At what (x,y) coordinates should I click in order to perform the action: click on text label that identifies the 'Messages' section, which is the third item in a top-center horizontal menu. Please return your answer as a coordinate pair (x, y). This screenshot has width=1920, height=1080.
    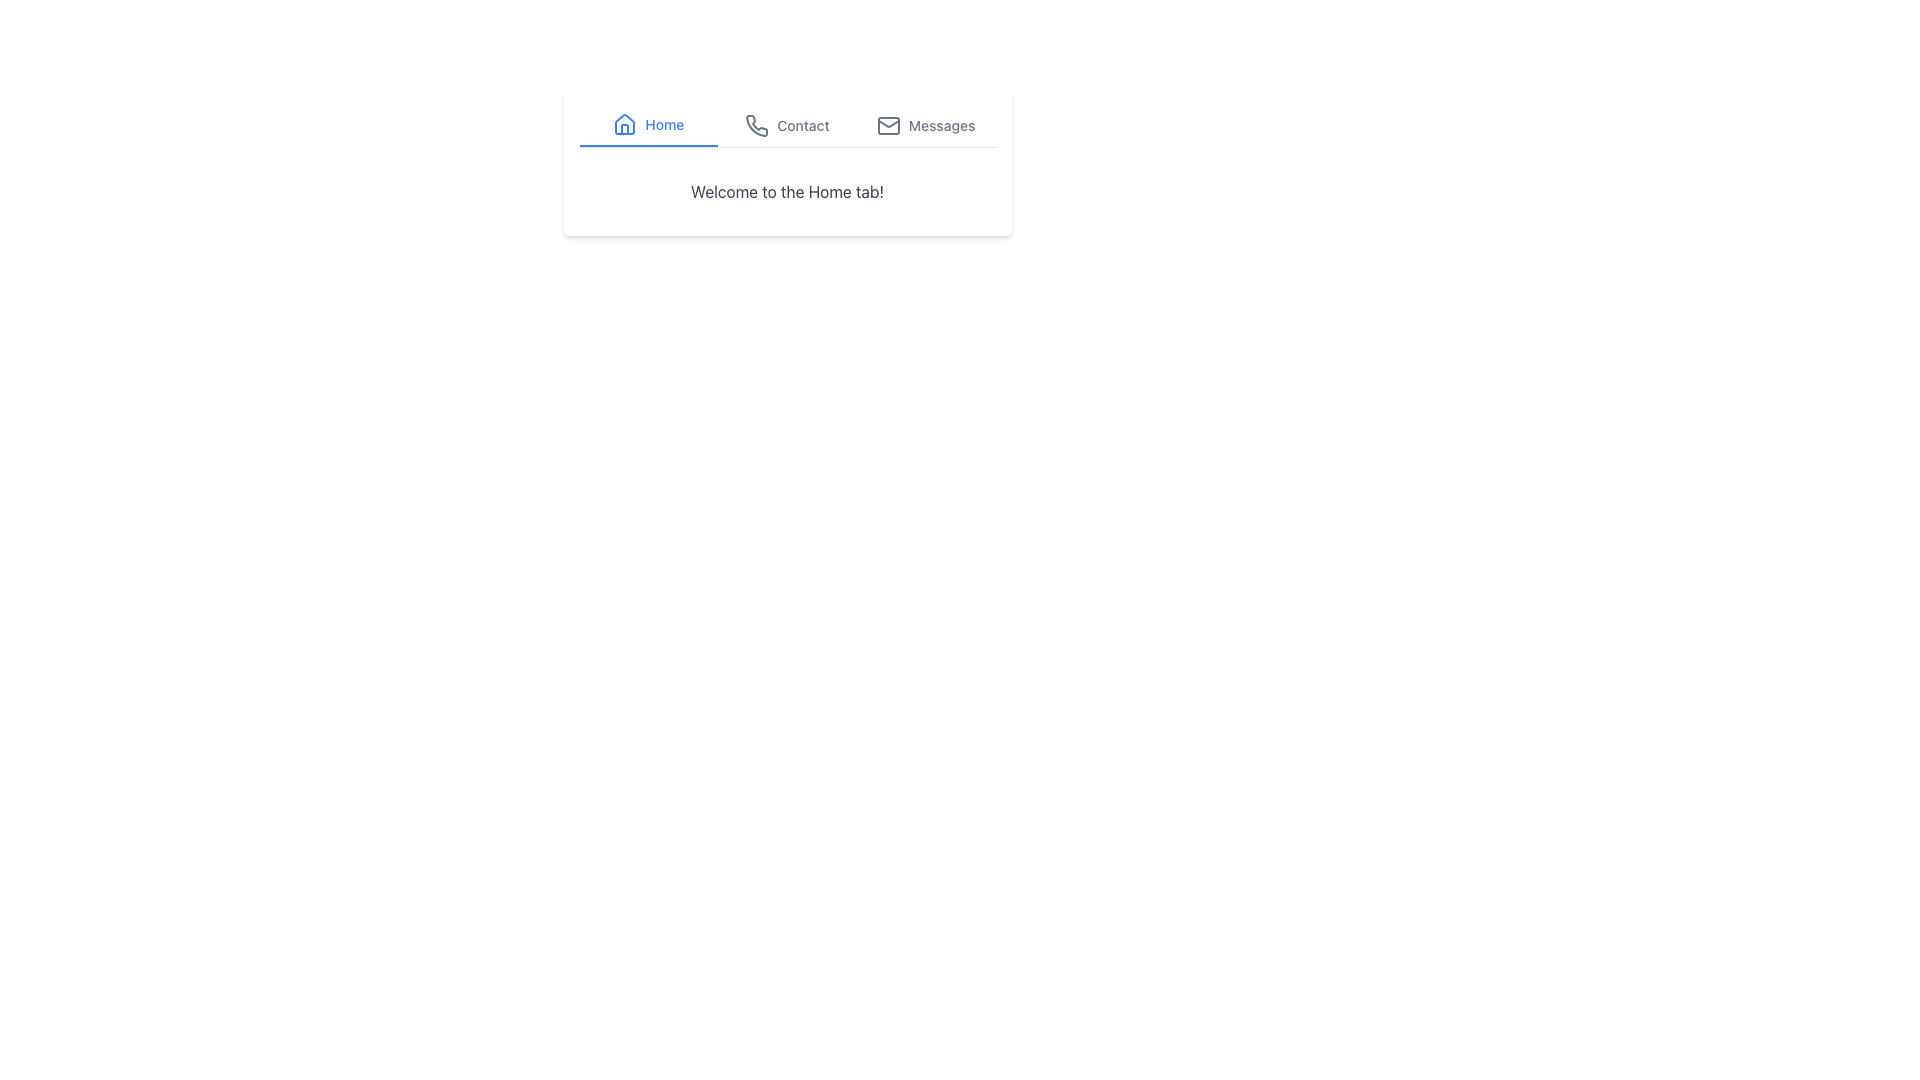
    Looking at the image, I should click on (941, 126).